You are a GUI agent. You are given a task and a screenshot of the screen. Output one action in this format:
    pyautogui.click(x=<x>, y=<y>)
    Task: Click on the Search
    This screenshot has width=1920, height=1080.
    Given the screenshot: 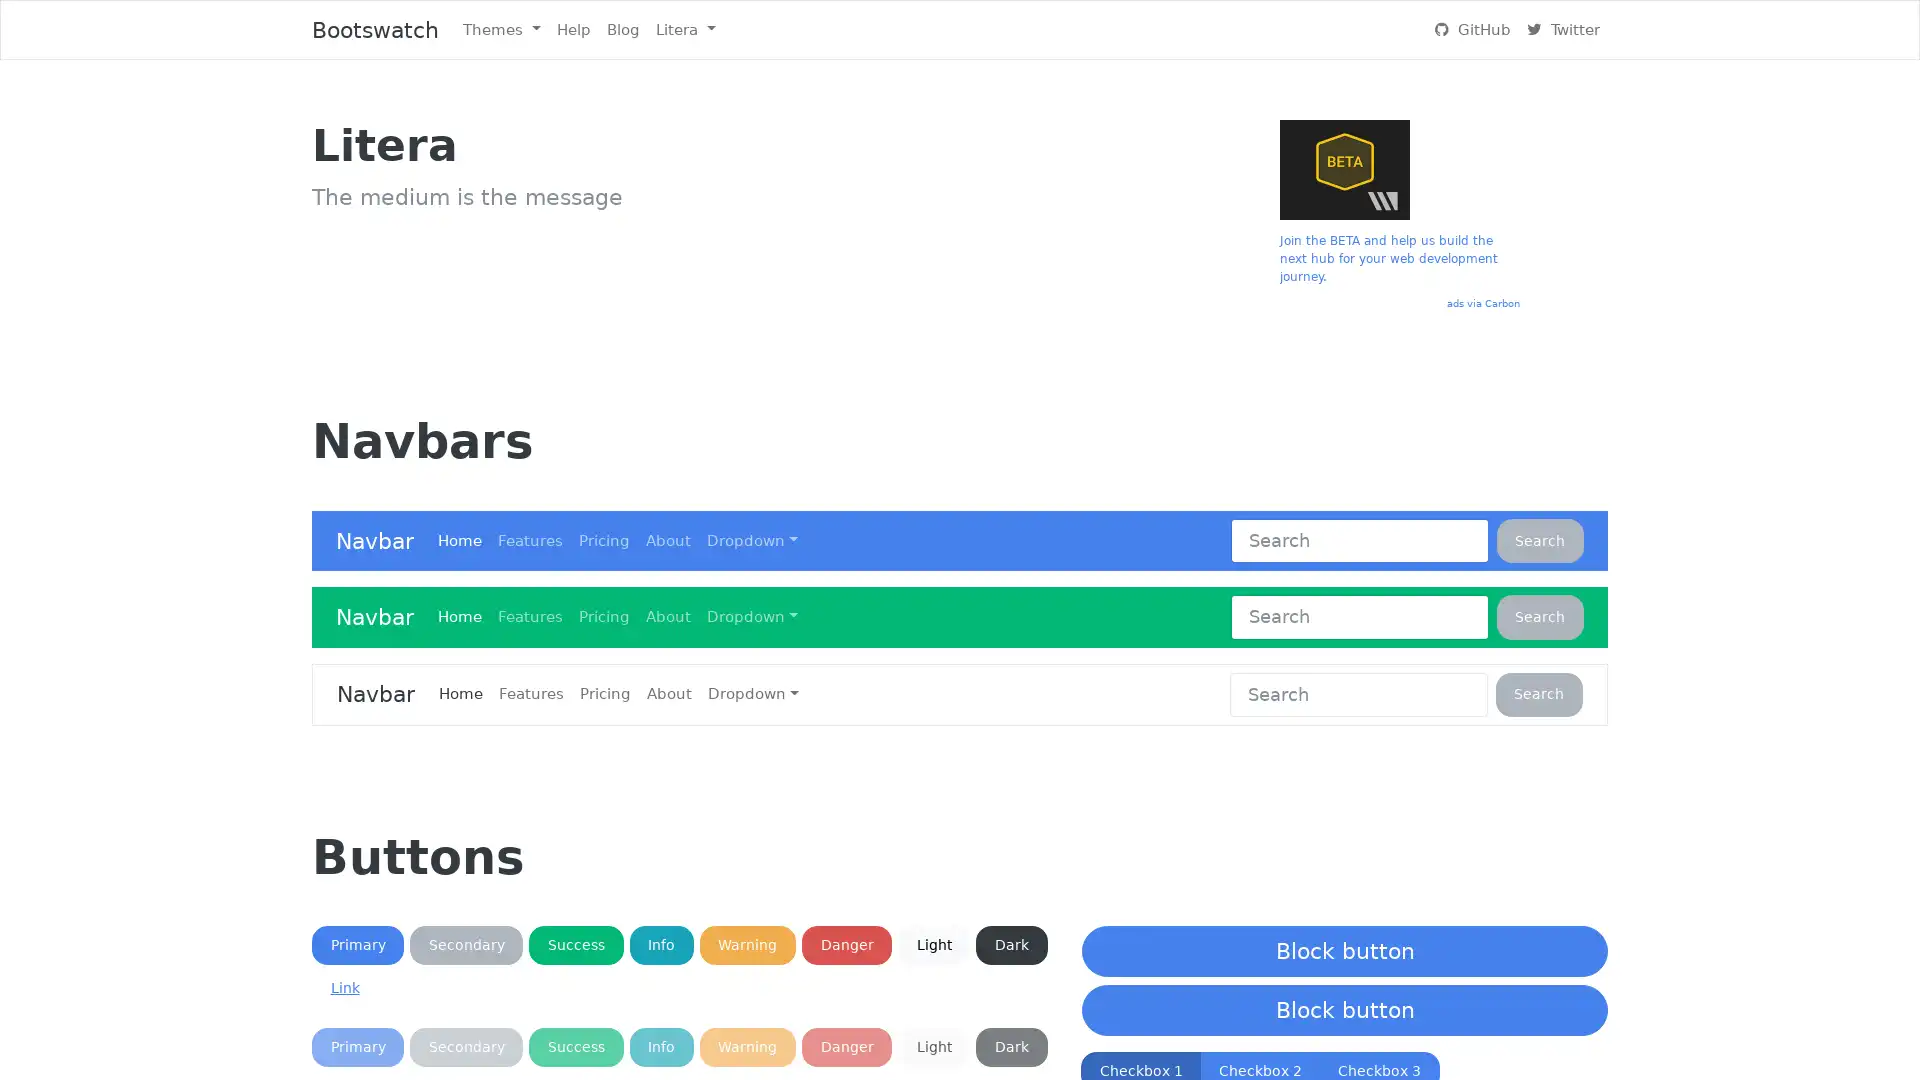 What is the action you would take?
    pyautogui.click(x=1539, y=616)
    